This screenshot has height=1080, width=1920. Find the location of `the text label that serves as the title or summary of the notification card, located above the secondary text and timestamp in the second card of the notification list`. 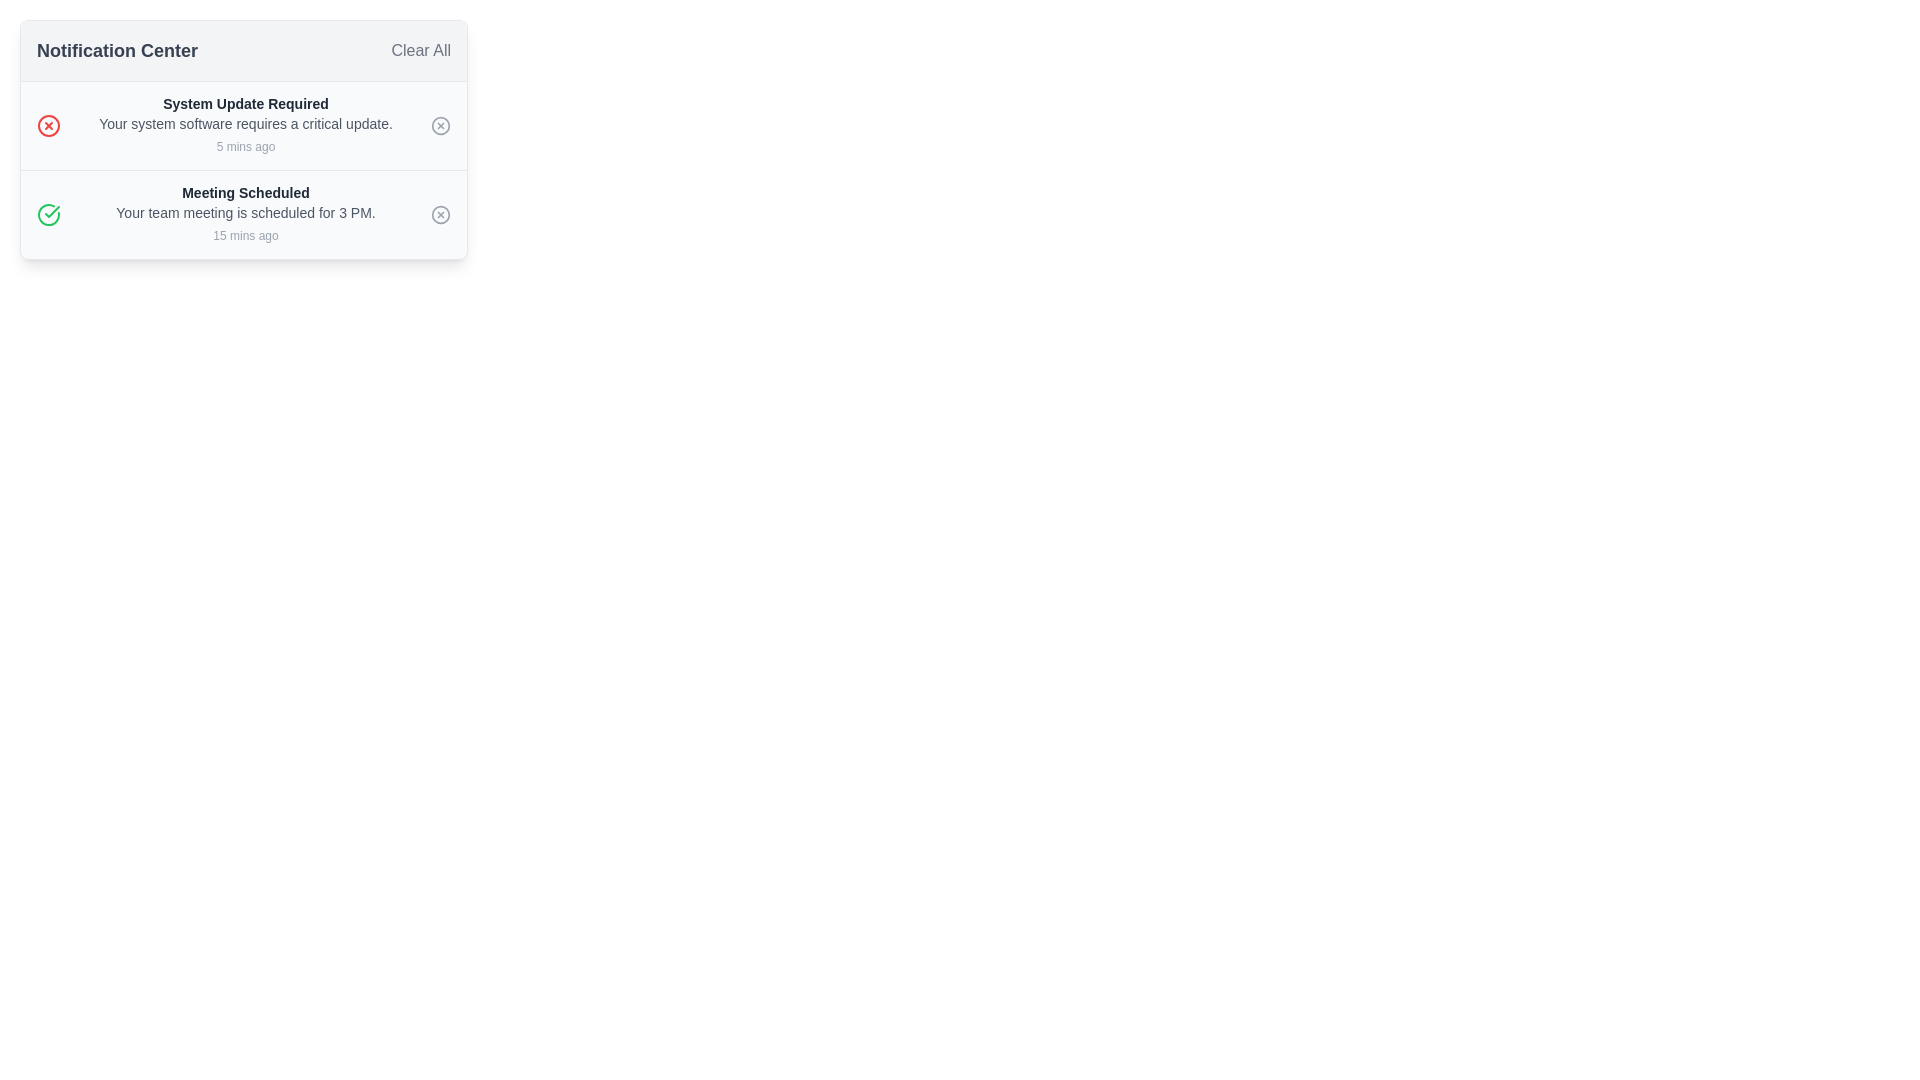

the text label that serves as the title or summary of the notification card, located above the secondary text and timestamp in the second card of the notification list is located at coordinates (244, 192).